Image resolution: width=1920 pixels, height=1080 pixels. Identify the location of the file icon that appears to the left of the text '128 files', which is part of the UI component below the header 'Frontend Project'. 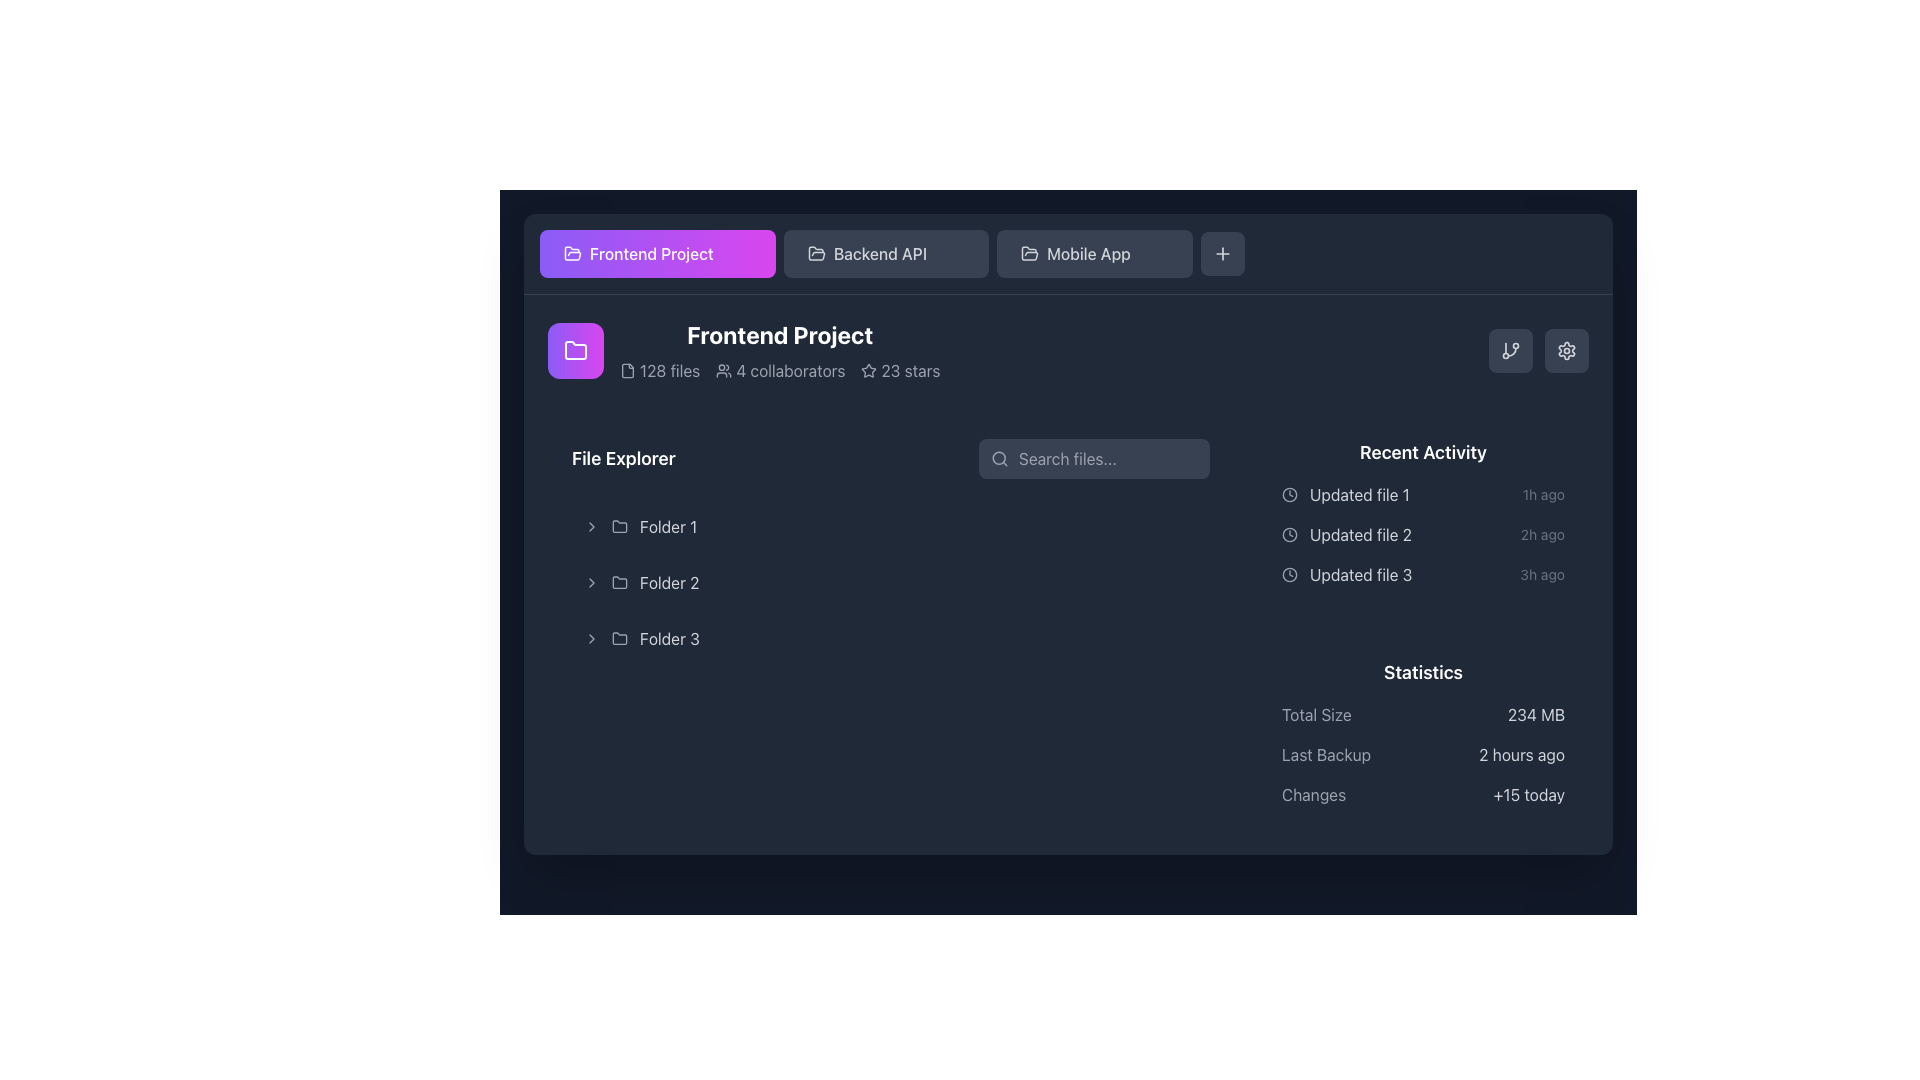
(627, 370).